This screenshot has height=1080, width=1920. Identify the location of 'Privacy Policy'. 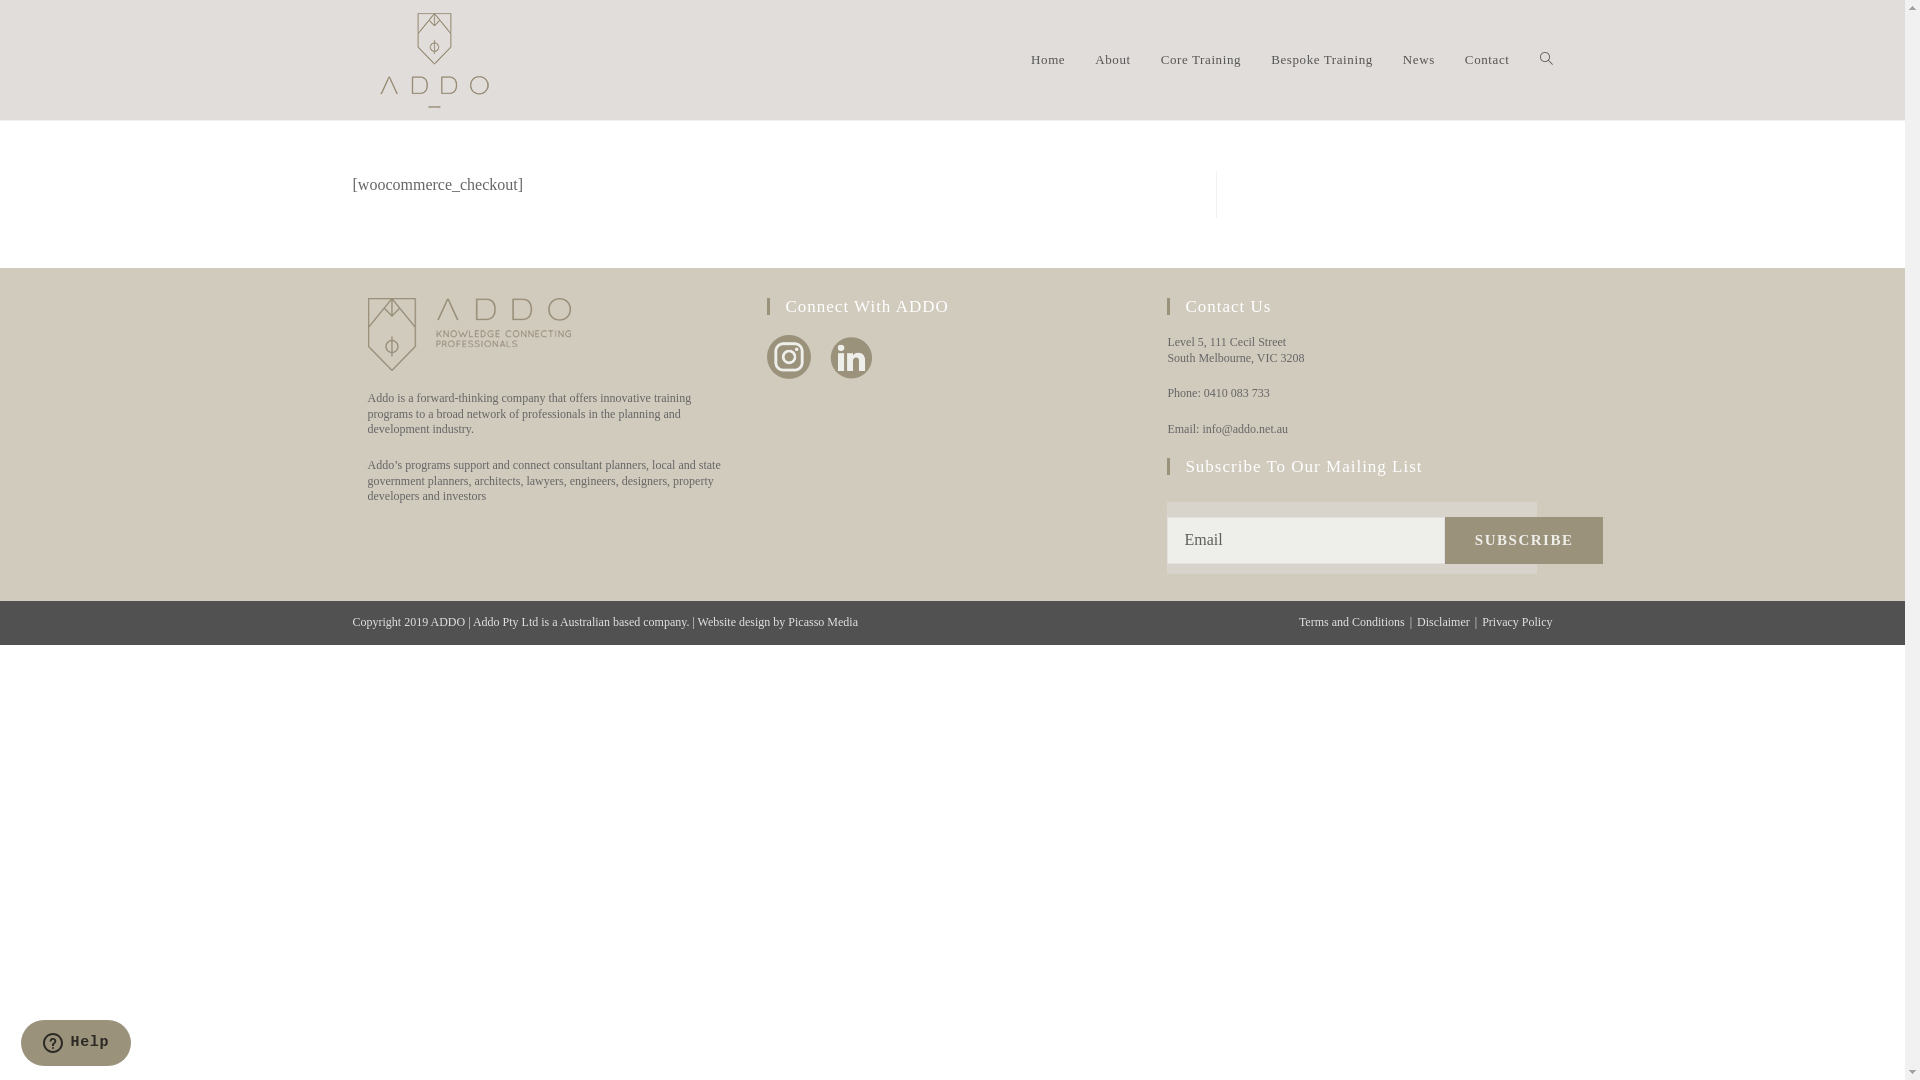
(1482, 620).